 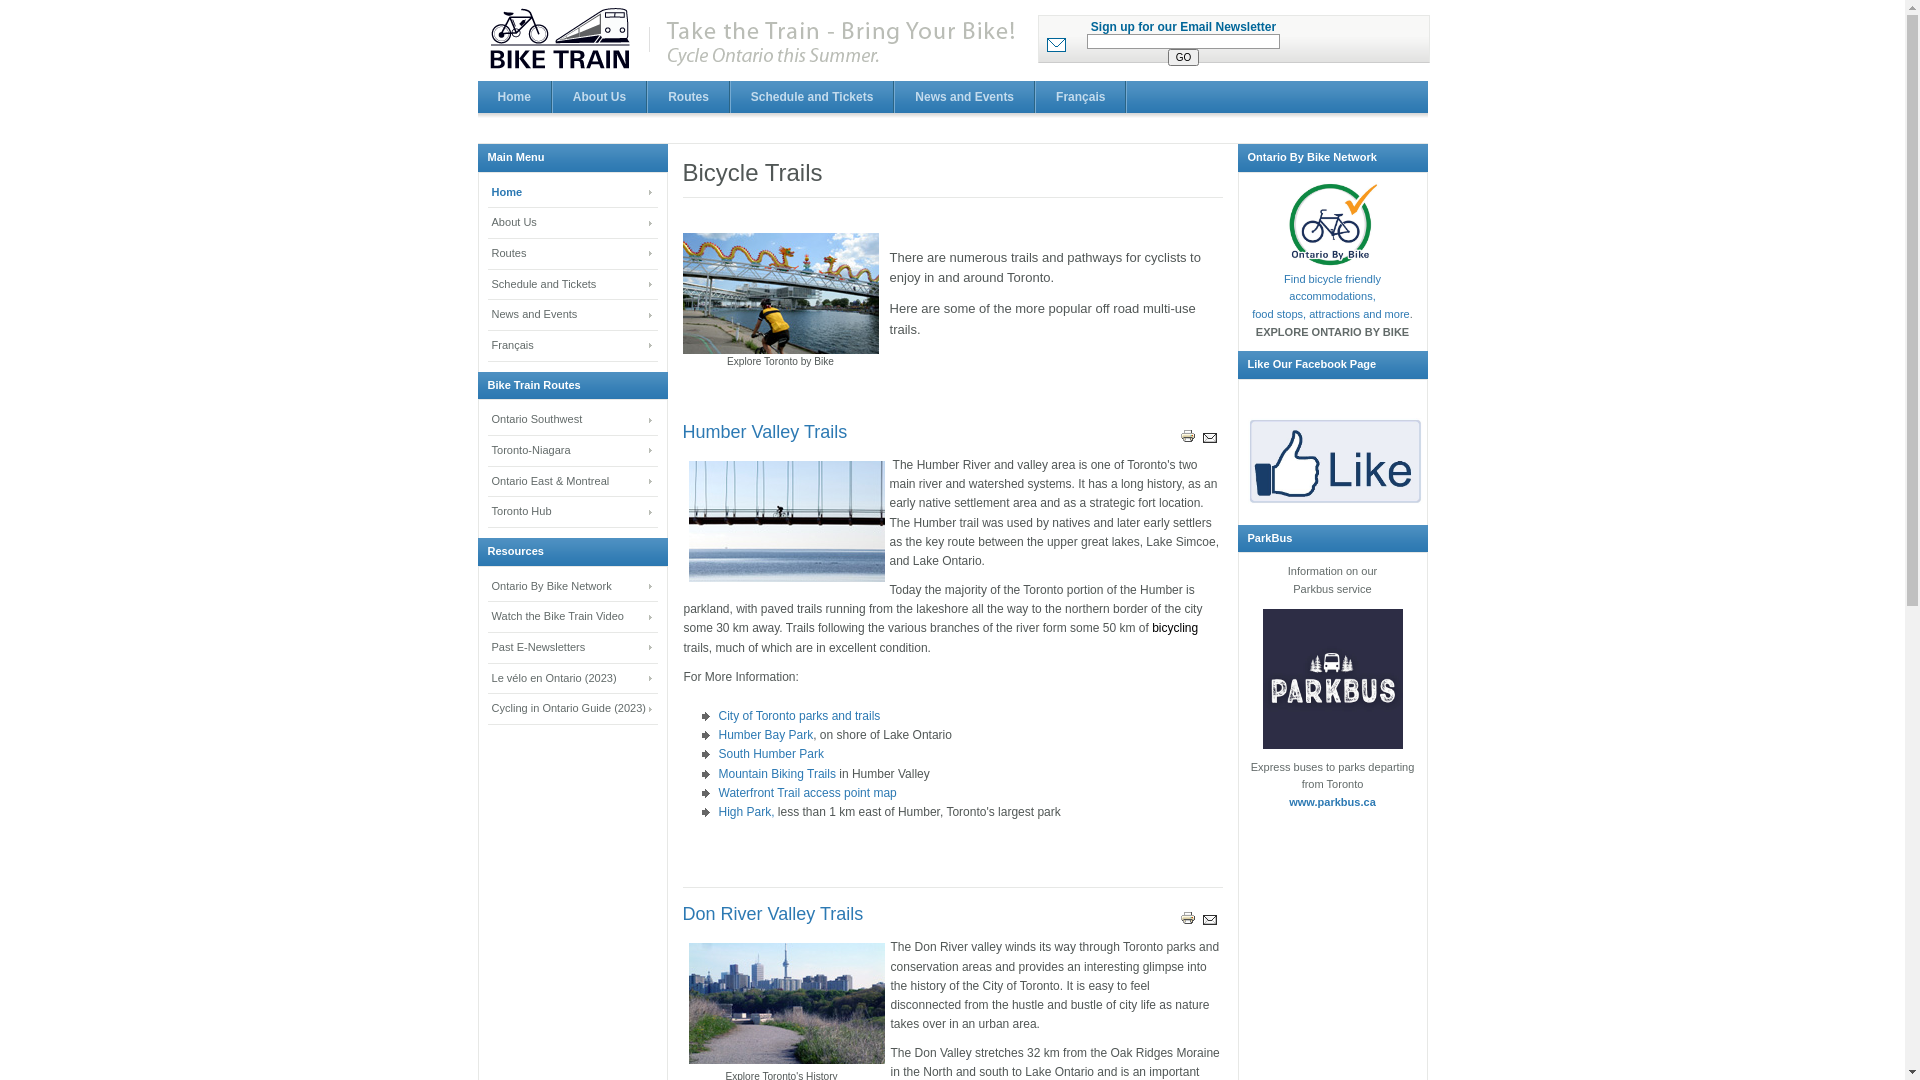 What do you see at coordinates (777, 773) in the screenshot?
I see `'Mountain Biking Trails'` at bounding box center [777, 773].